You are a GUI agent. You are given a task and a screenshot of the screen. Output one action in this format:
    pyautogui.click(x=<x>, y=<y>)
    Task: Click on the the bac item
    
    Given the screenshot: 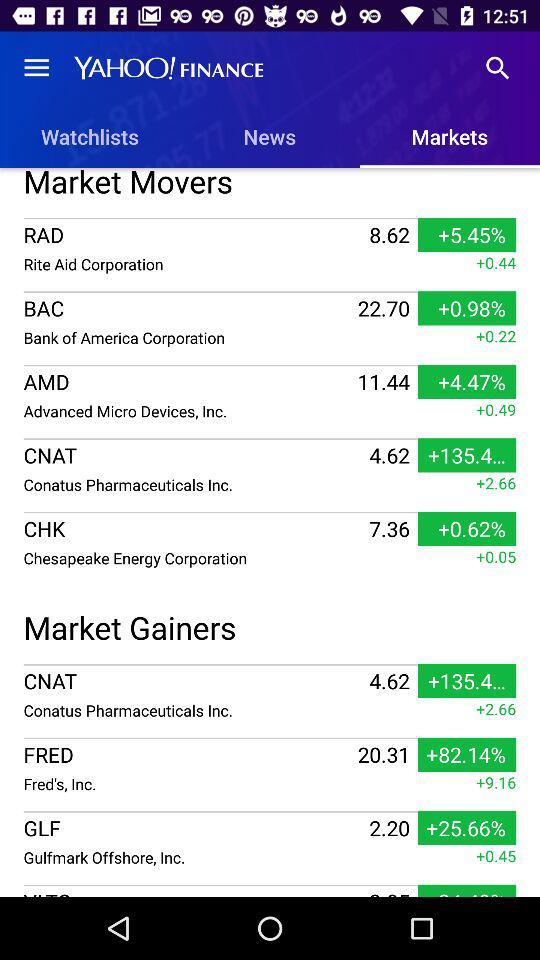 What is the action you would take?
    pyautogui.click(x=188, y=308)
    